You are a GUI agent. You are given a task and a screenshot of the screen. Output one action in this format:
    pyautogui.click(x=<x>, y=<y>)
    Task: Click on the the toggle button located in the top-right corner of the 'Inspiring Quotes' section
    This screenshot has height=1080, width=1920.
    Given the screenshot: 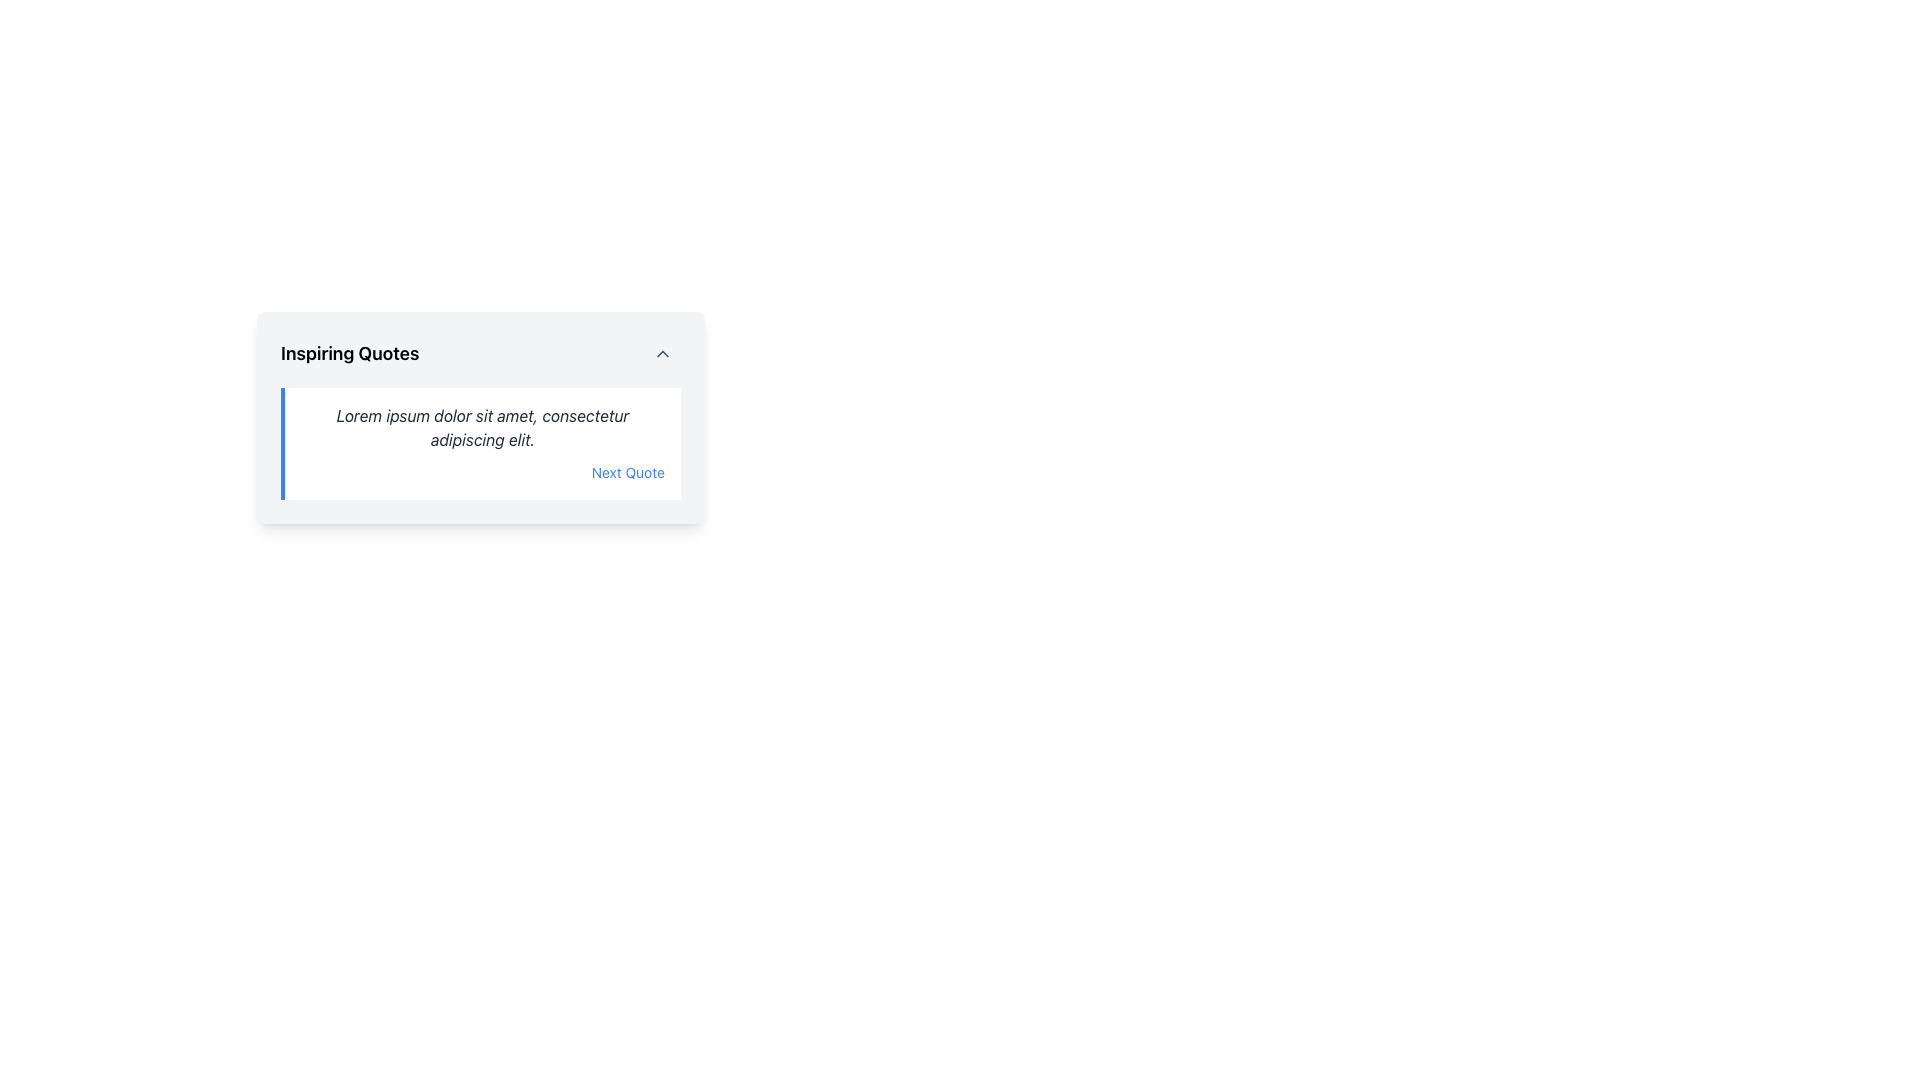 What is the action you would take?
    pyautogui.click(x=662, y=353)
    